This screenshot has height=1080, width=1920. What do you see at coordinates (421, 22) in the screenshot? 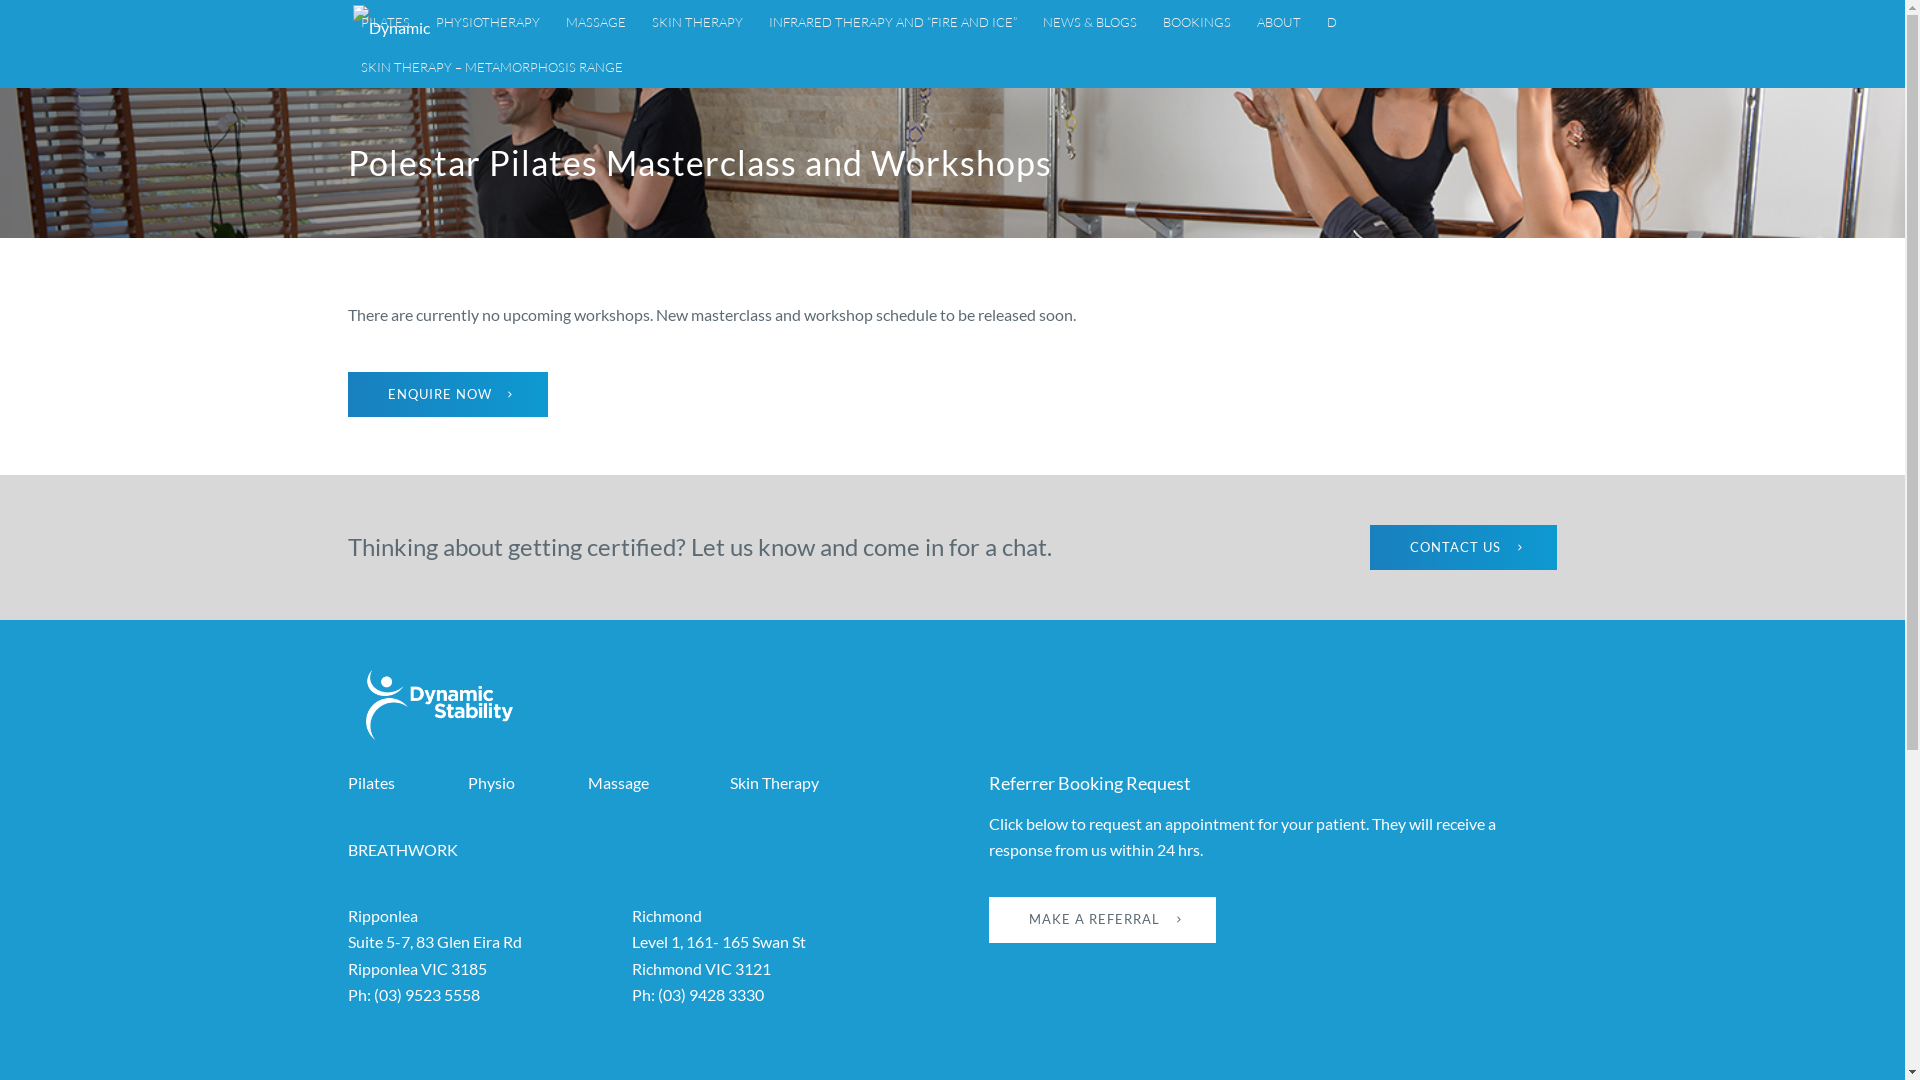
I see `'PHYSIOTHERAPY'` at bounding box center [421, 22].